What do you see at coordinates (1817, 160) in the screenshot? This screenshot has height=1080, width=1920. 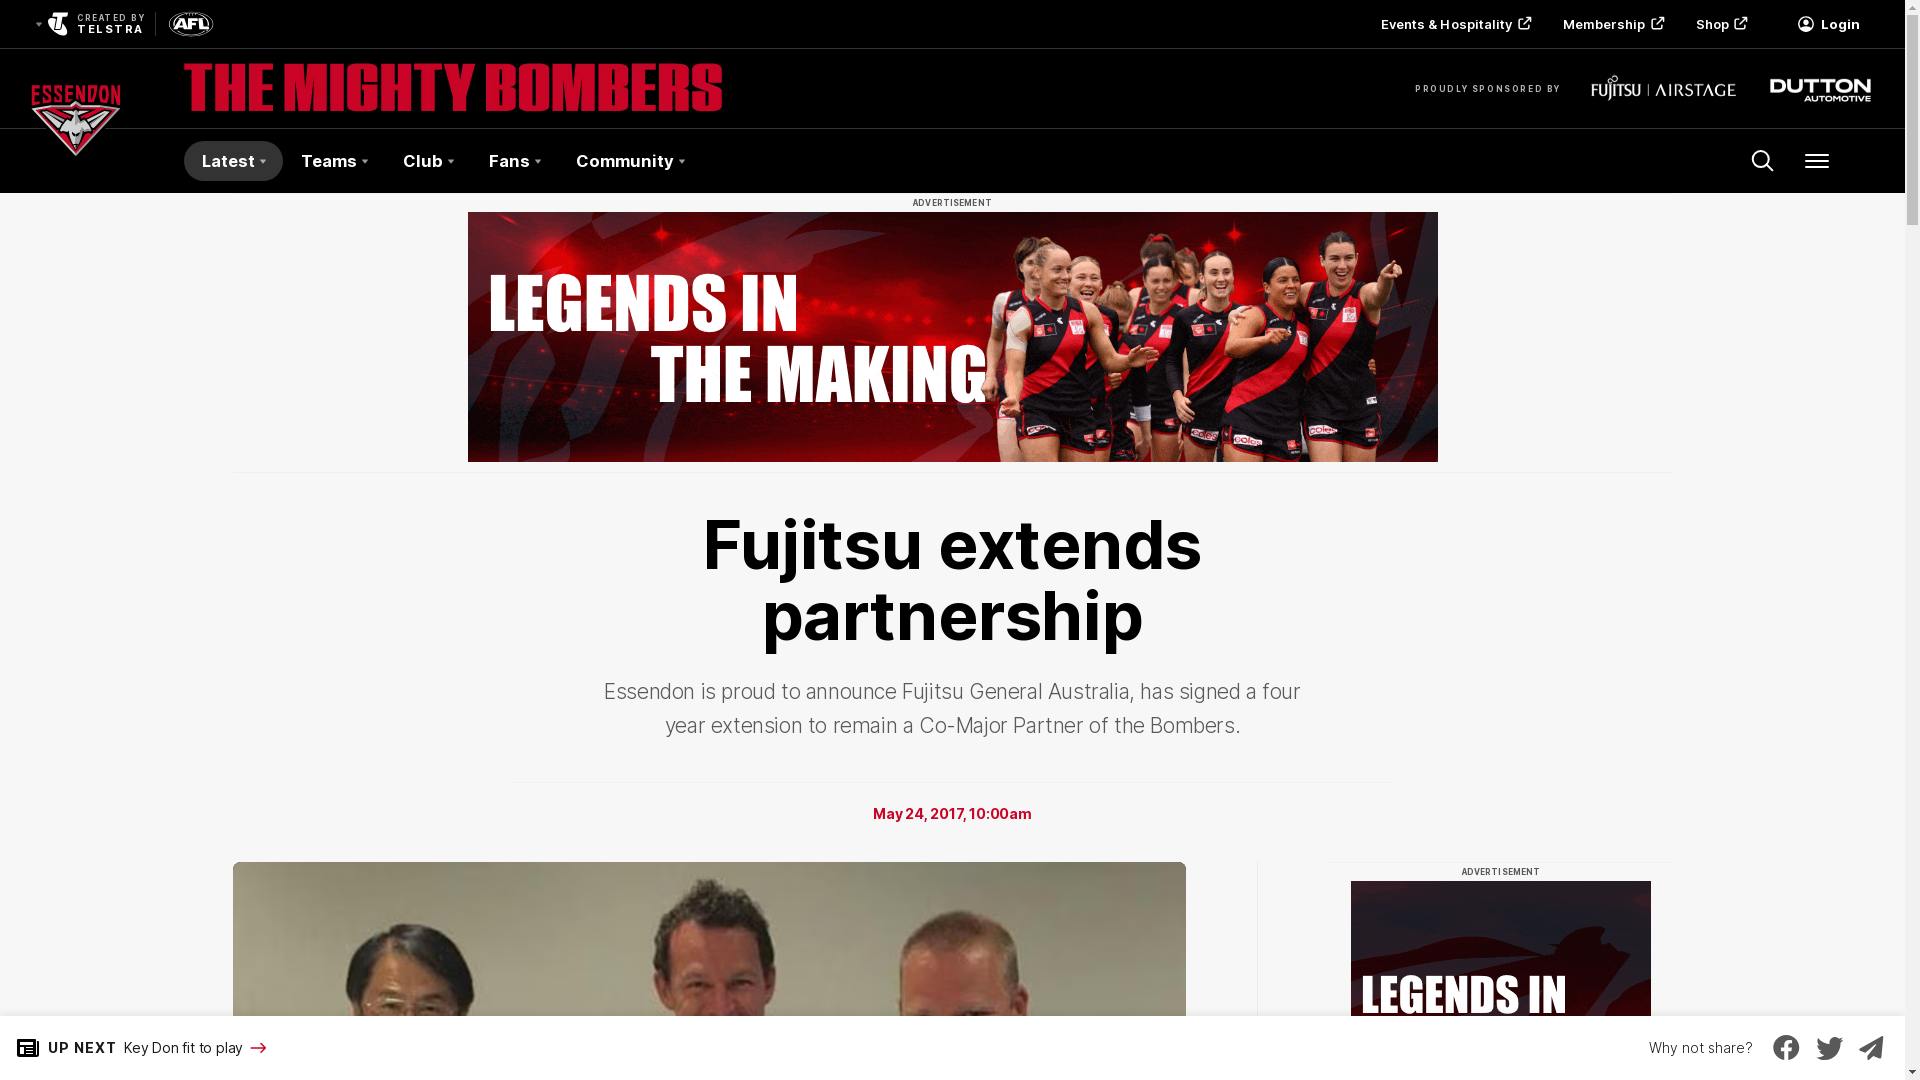 I see `'Menu'` at bounding box center [1817, 160].